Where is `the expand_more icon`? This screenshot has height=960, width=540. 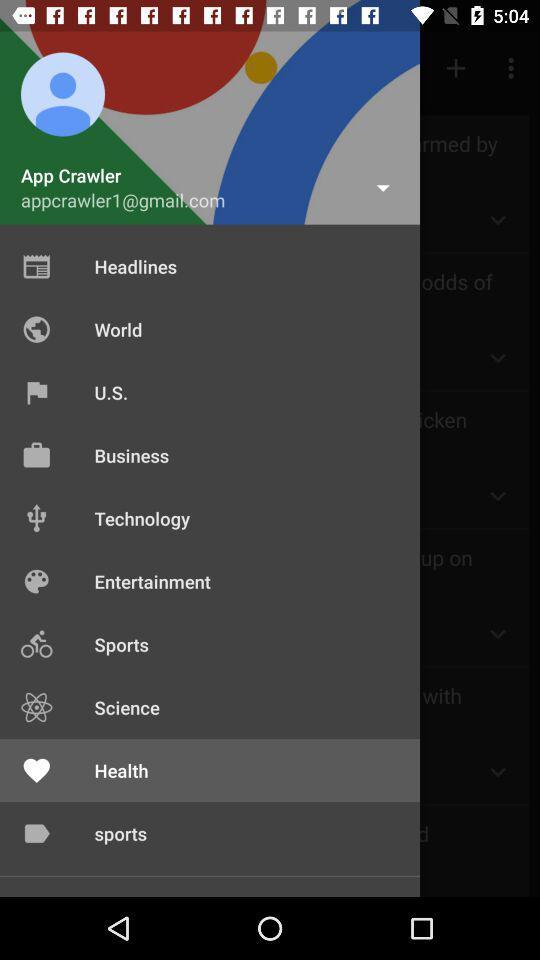 the expand_more icon is located at coordinates (496, 358).